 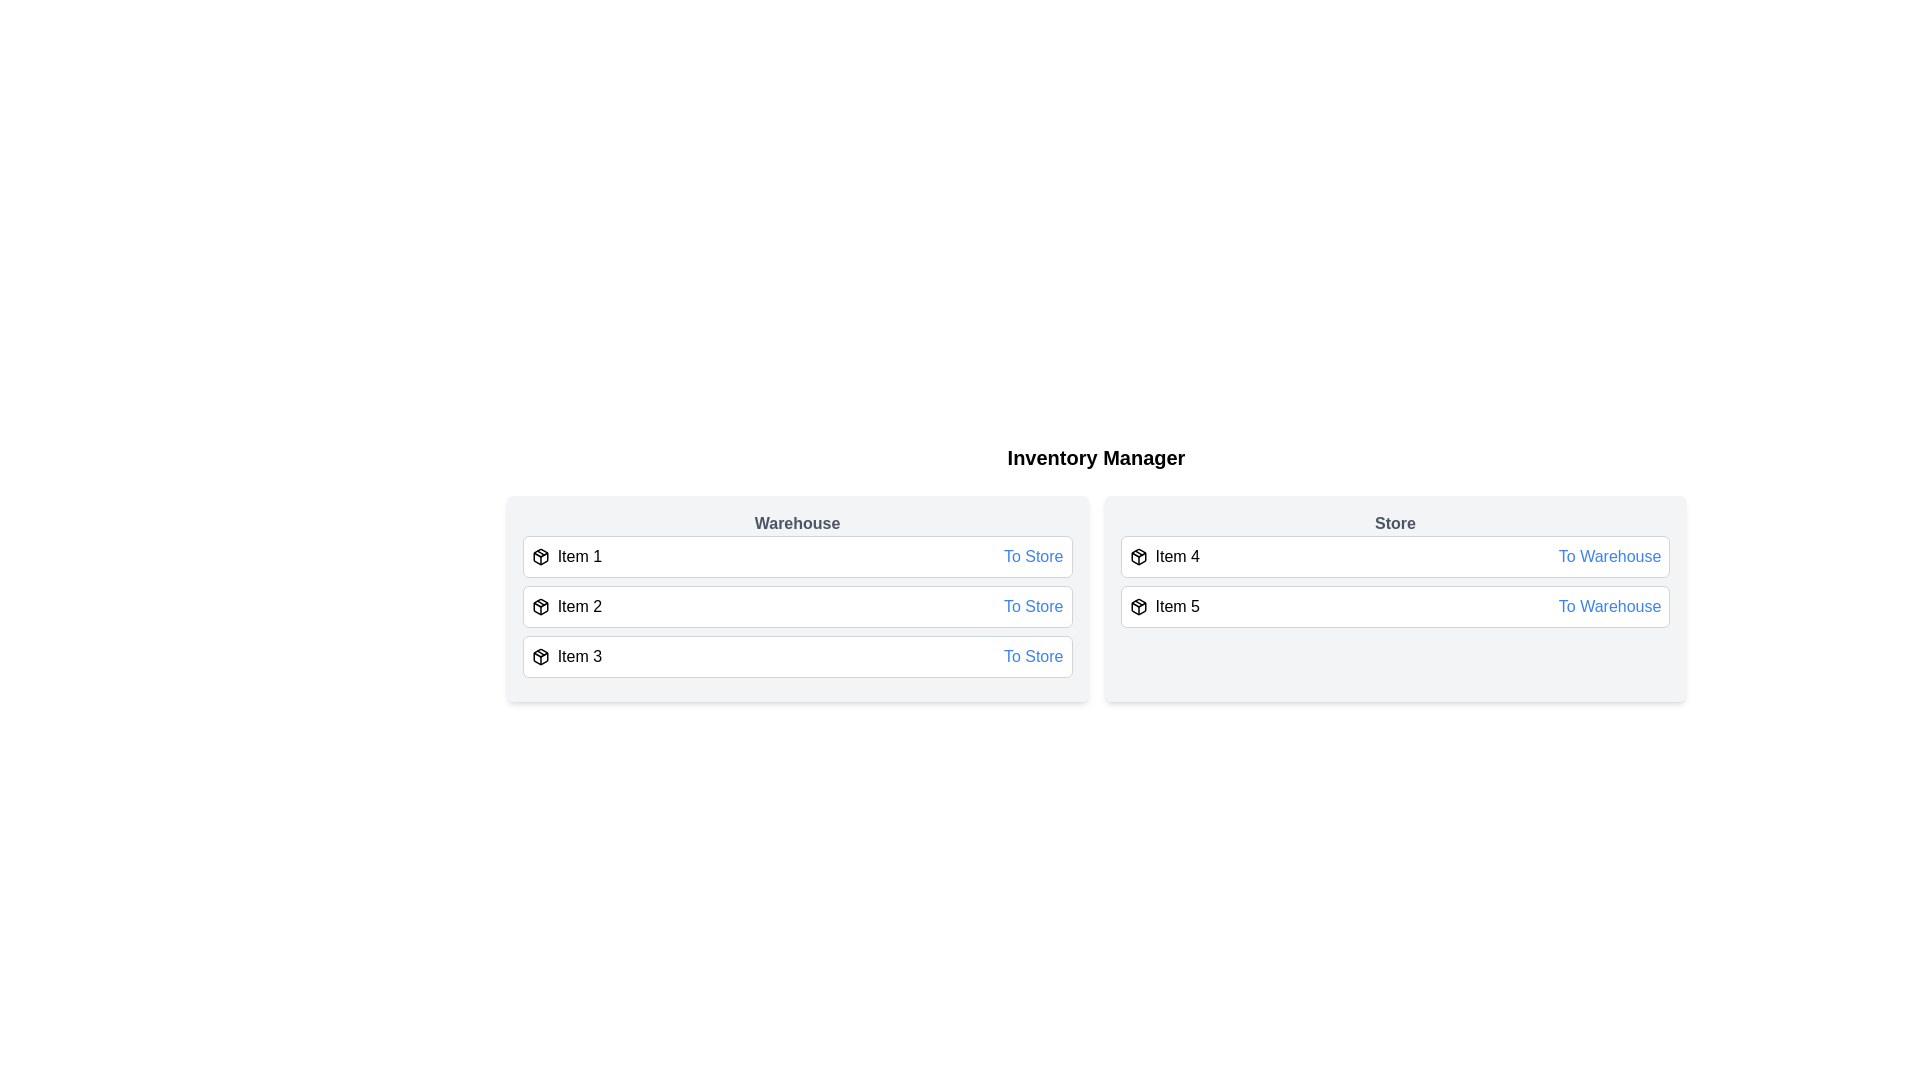 I want to click on the button to transfer Item 5 from Store to <destination>, so click(x=1610, y=605).